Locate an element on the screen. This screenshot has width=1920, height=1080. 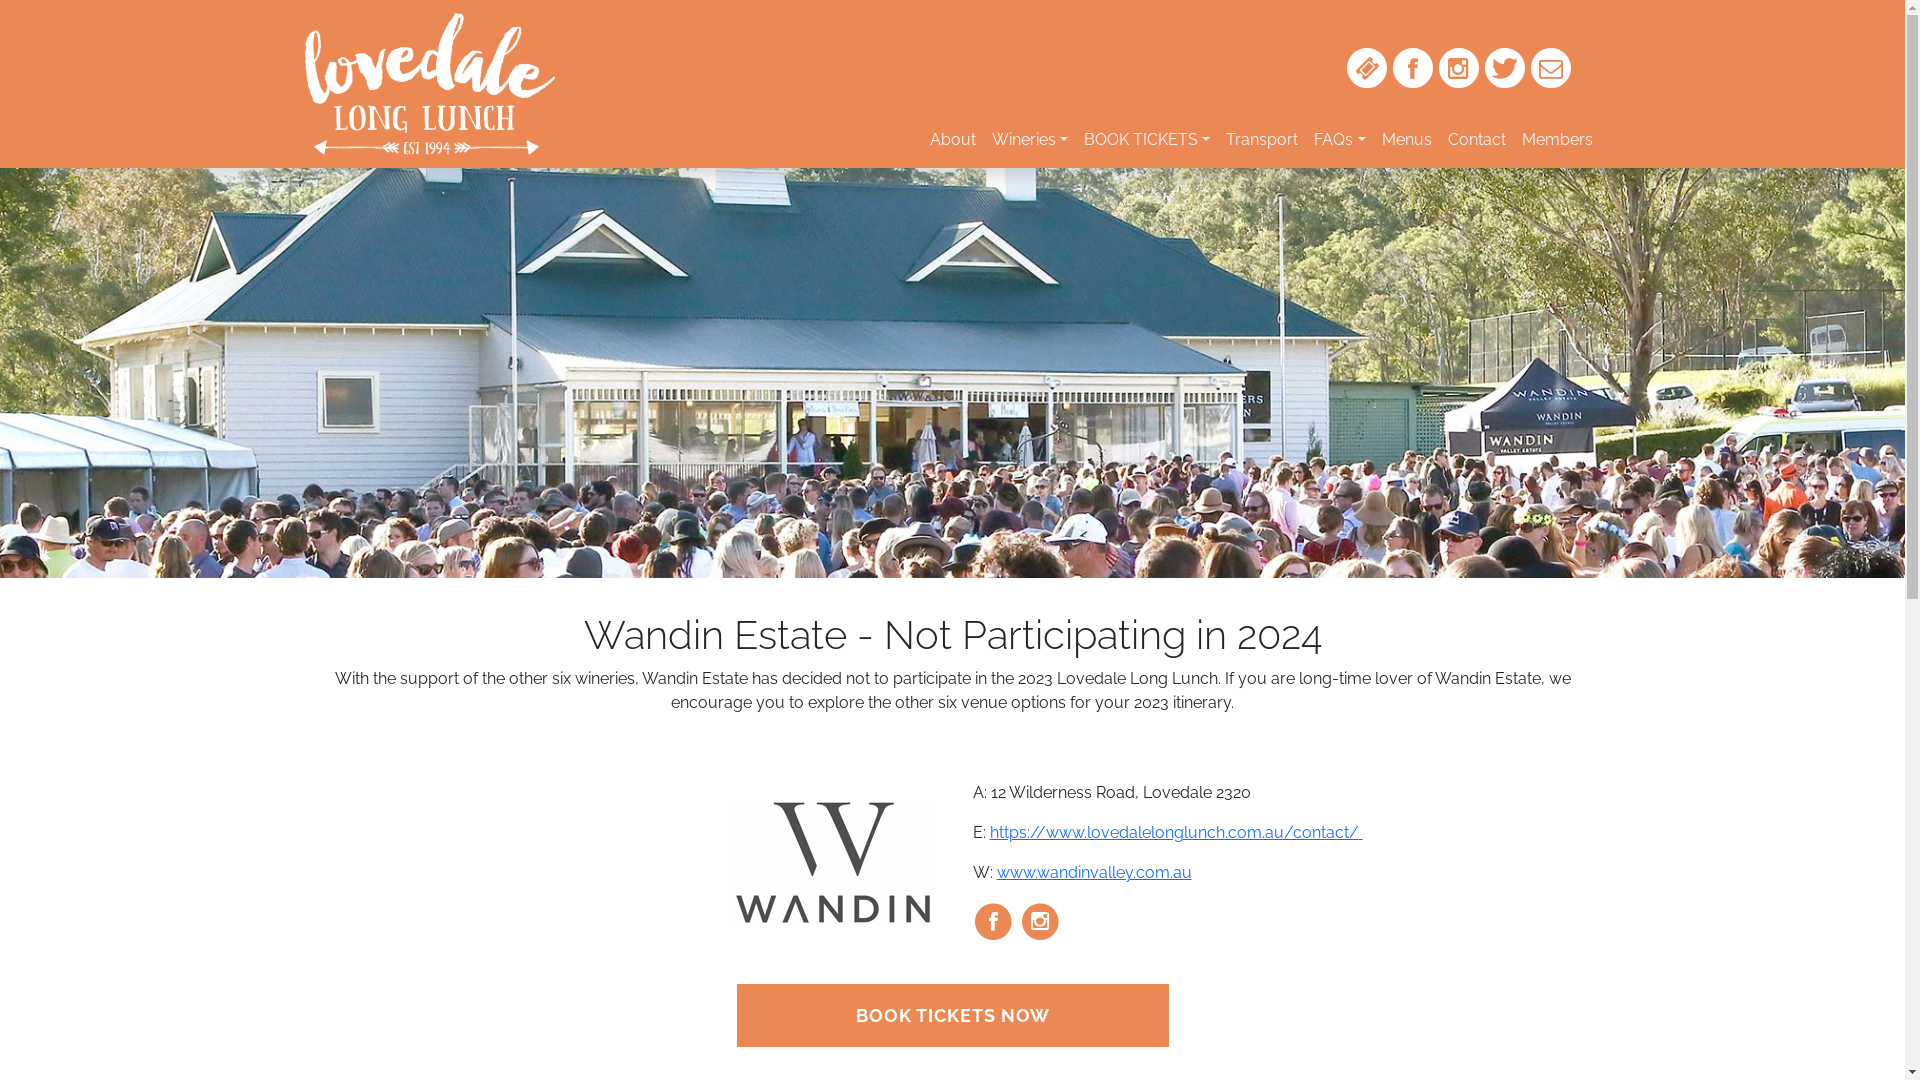
'www.wandinvalley.com.au' is located at coordinates (1092, 871).